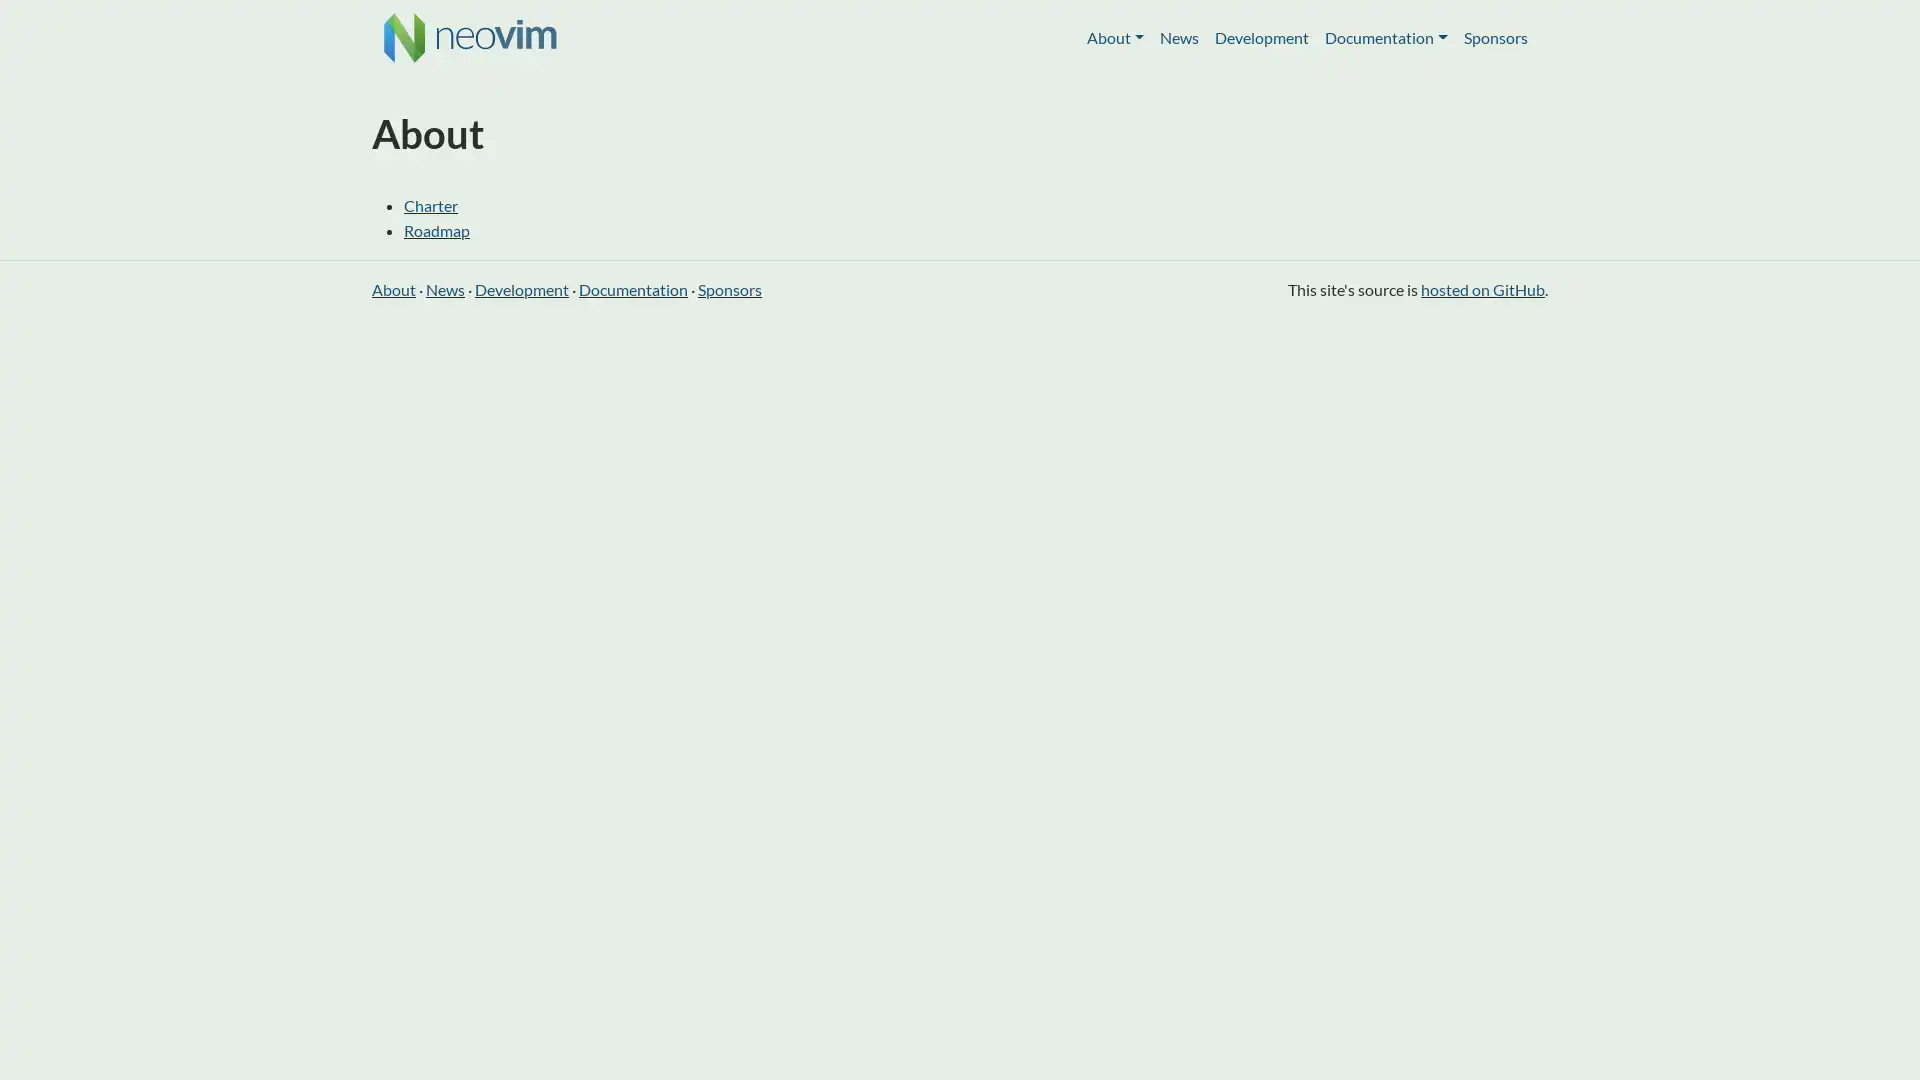 This screenshot has height=1080, width=1920. I want to click on About, so click(1113, 37).